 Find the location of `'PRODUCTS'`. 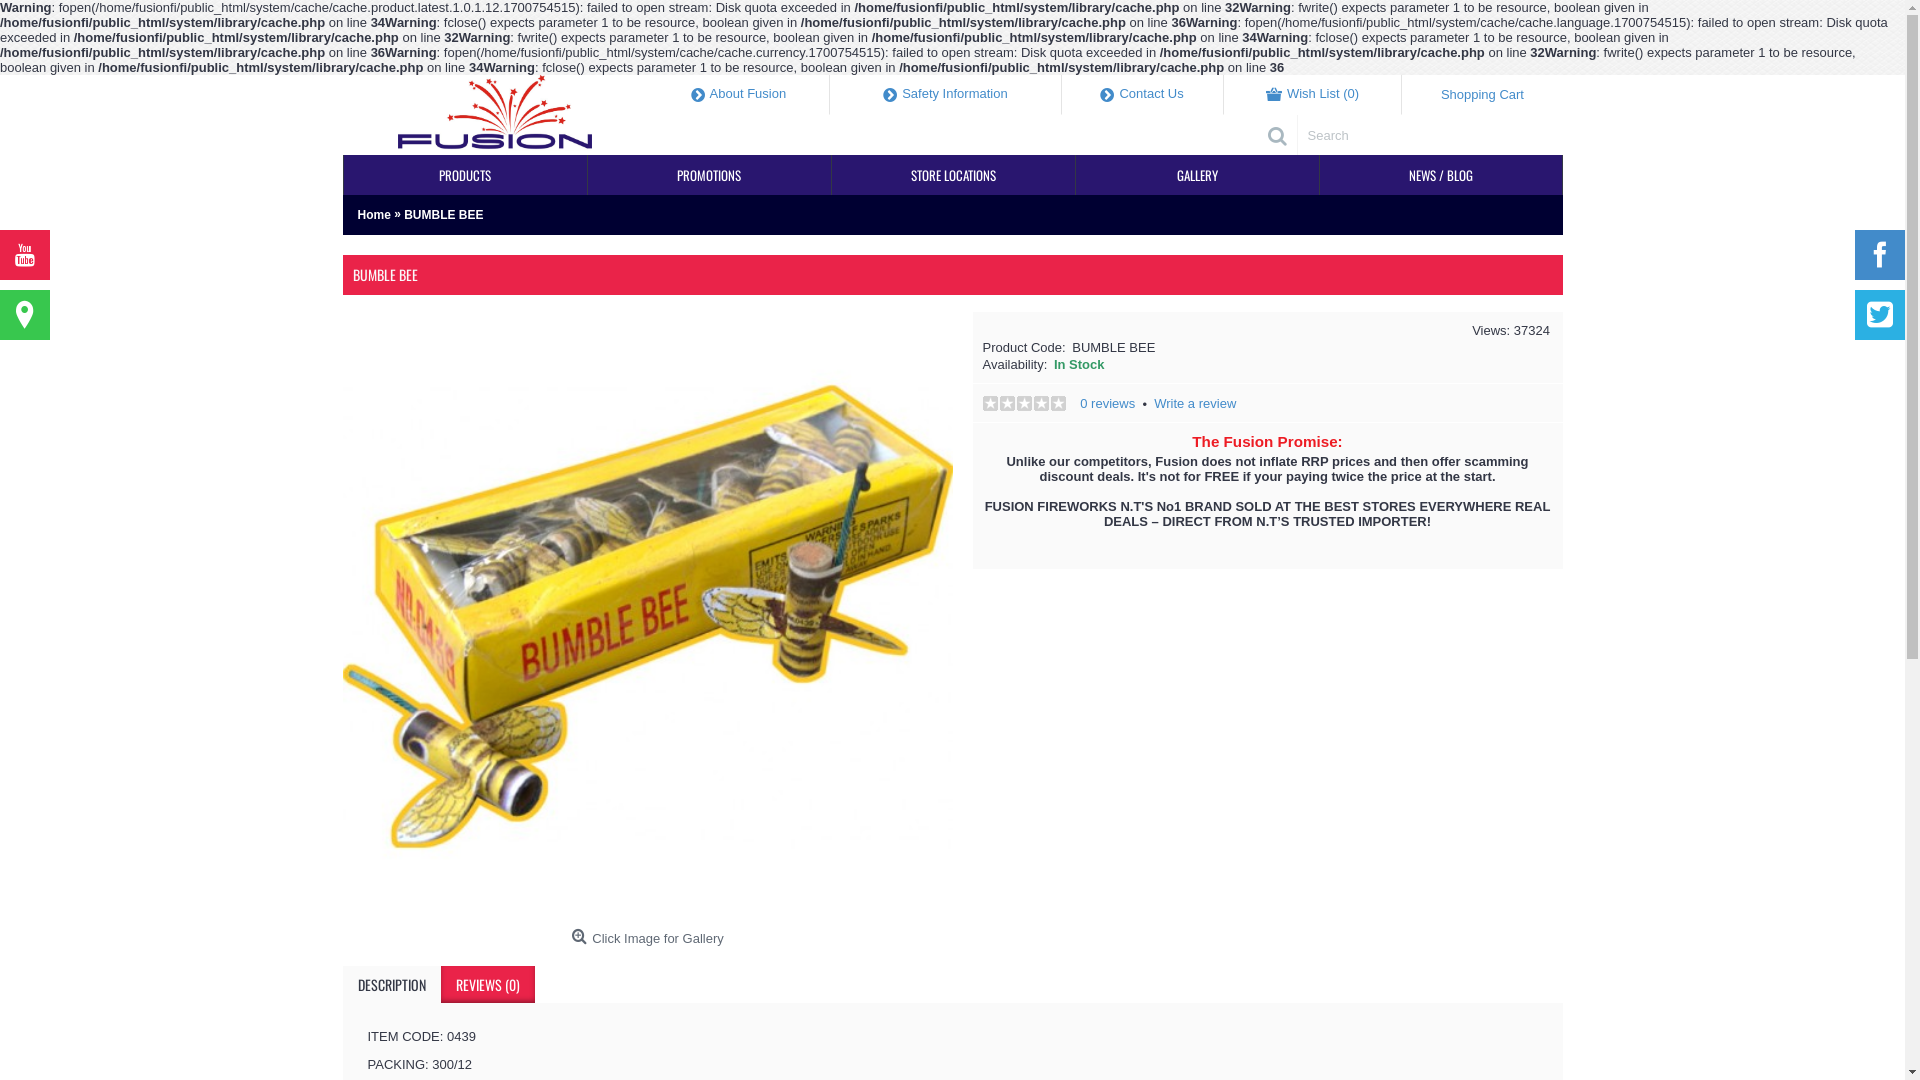

'PRODUCTS' is located at coordinates (464, 173).